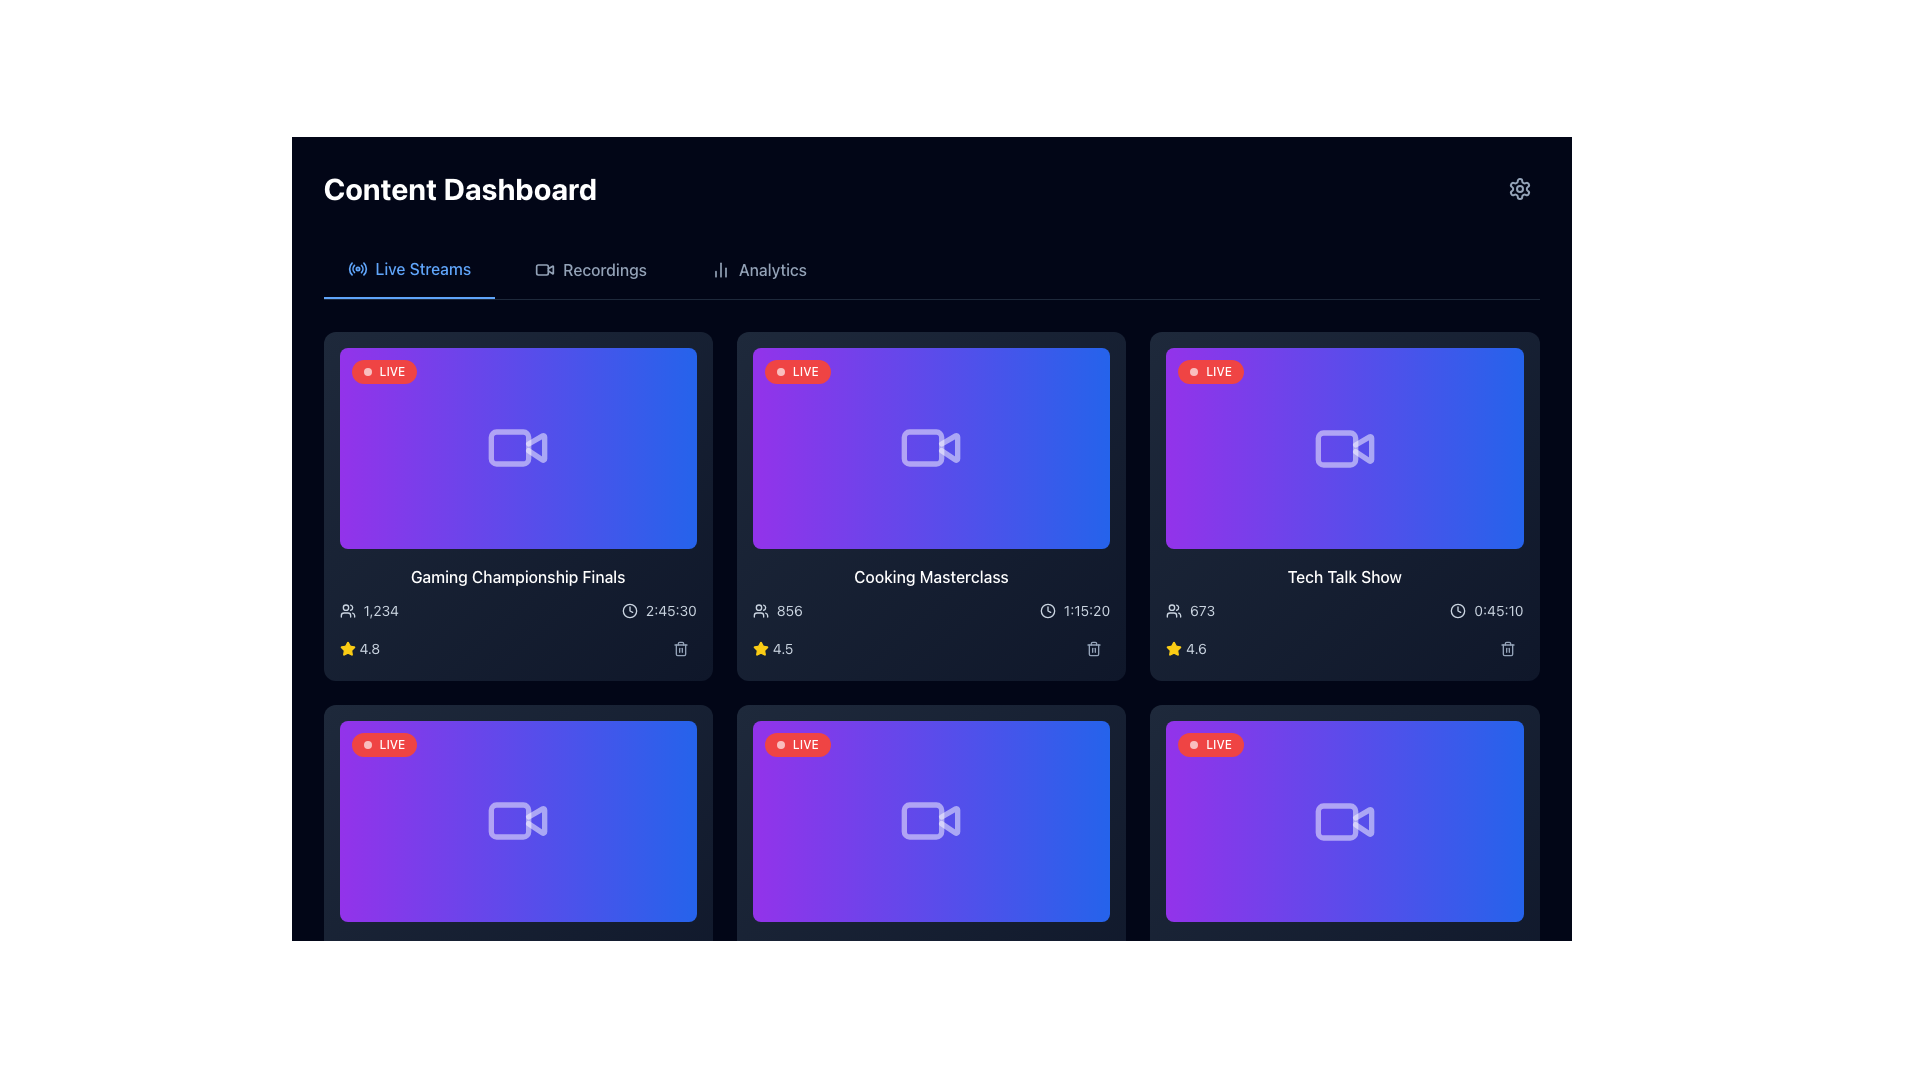 This screenshot has height=1080, width=1920. Describe the element at coordinates (381, 609) in the screenshot. I see `the Text Display showing '1,234' that is styled in light font against a dark background, located in the first card in the top left corner, next to a user icon` at that location.